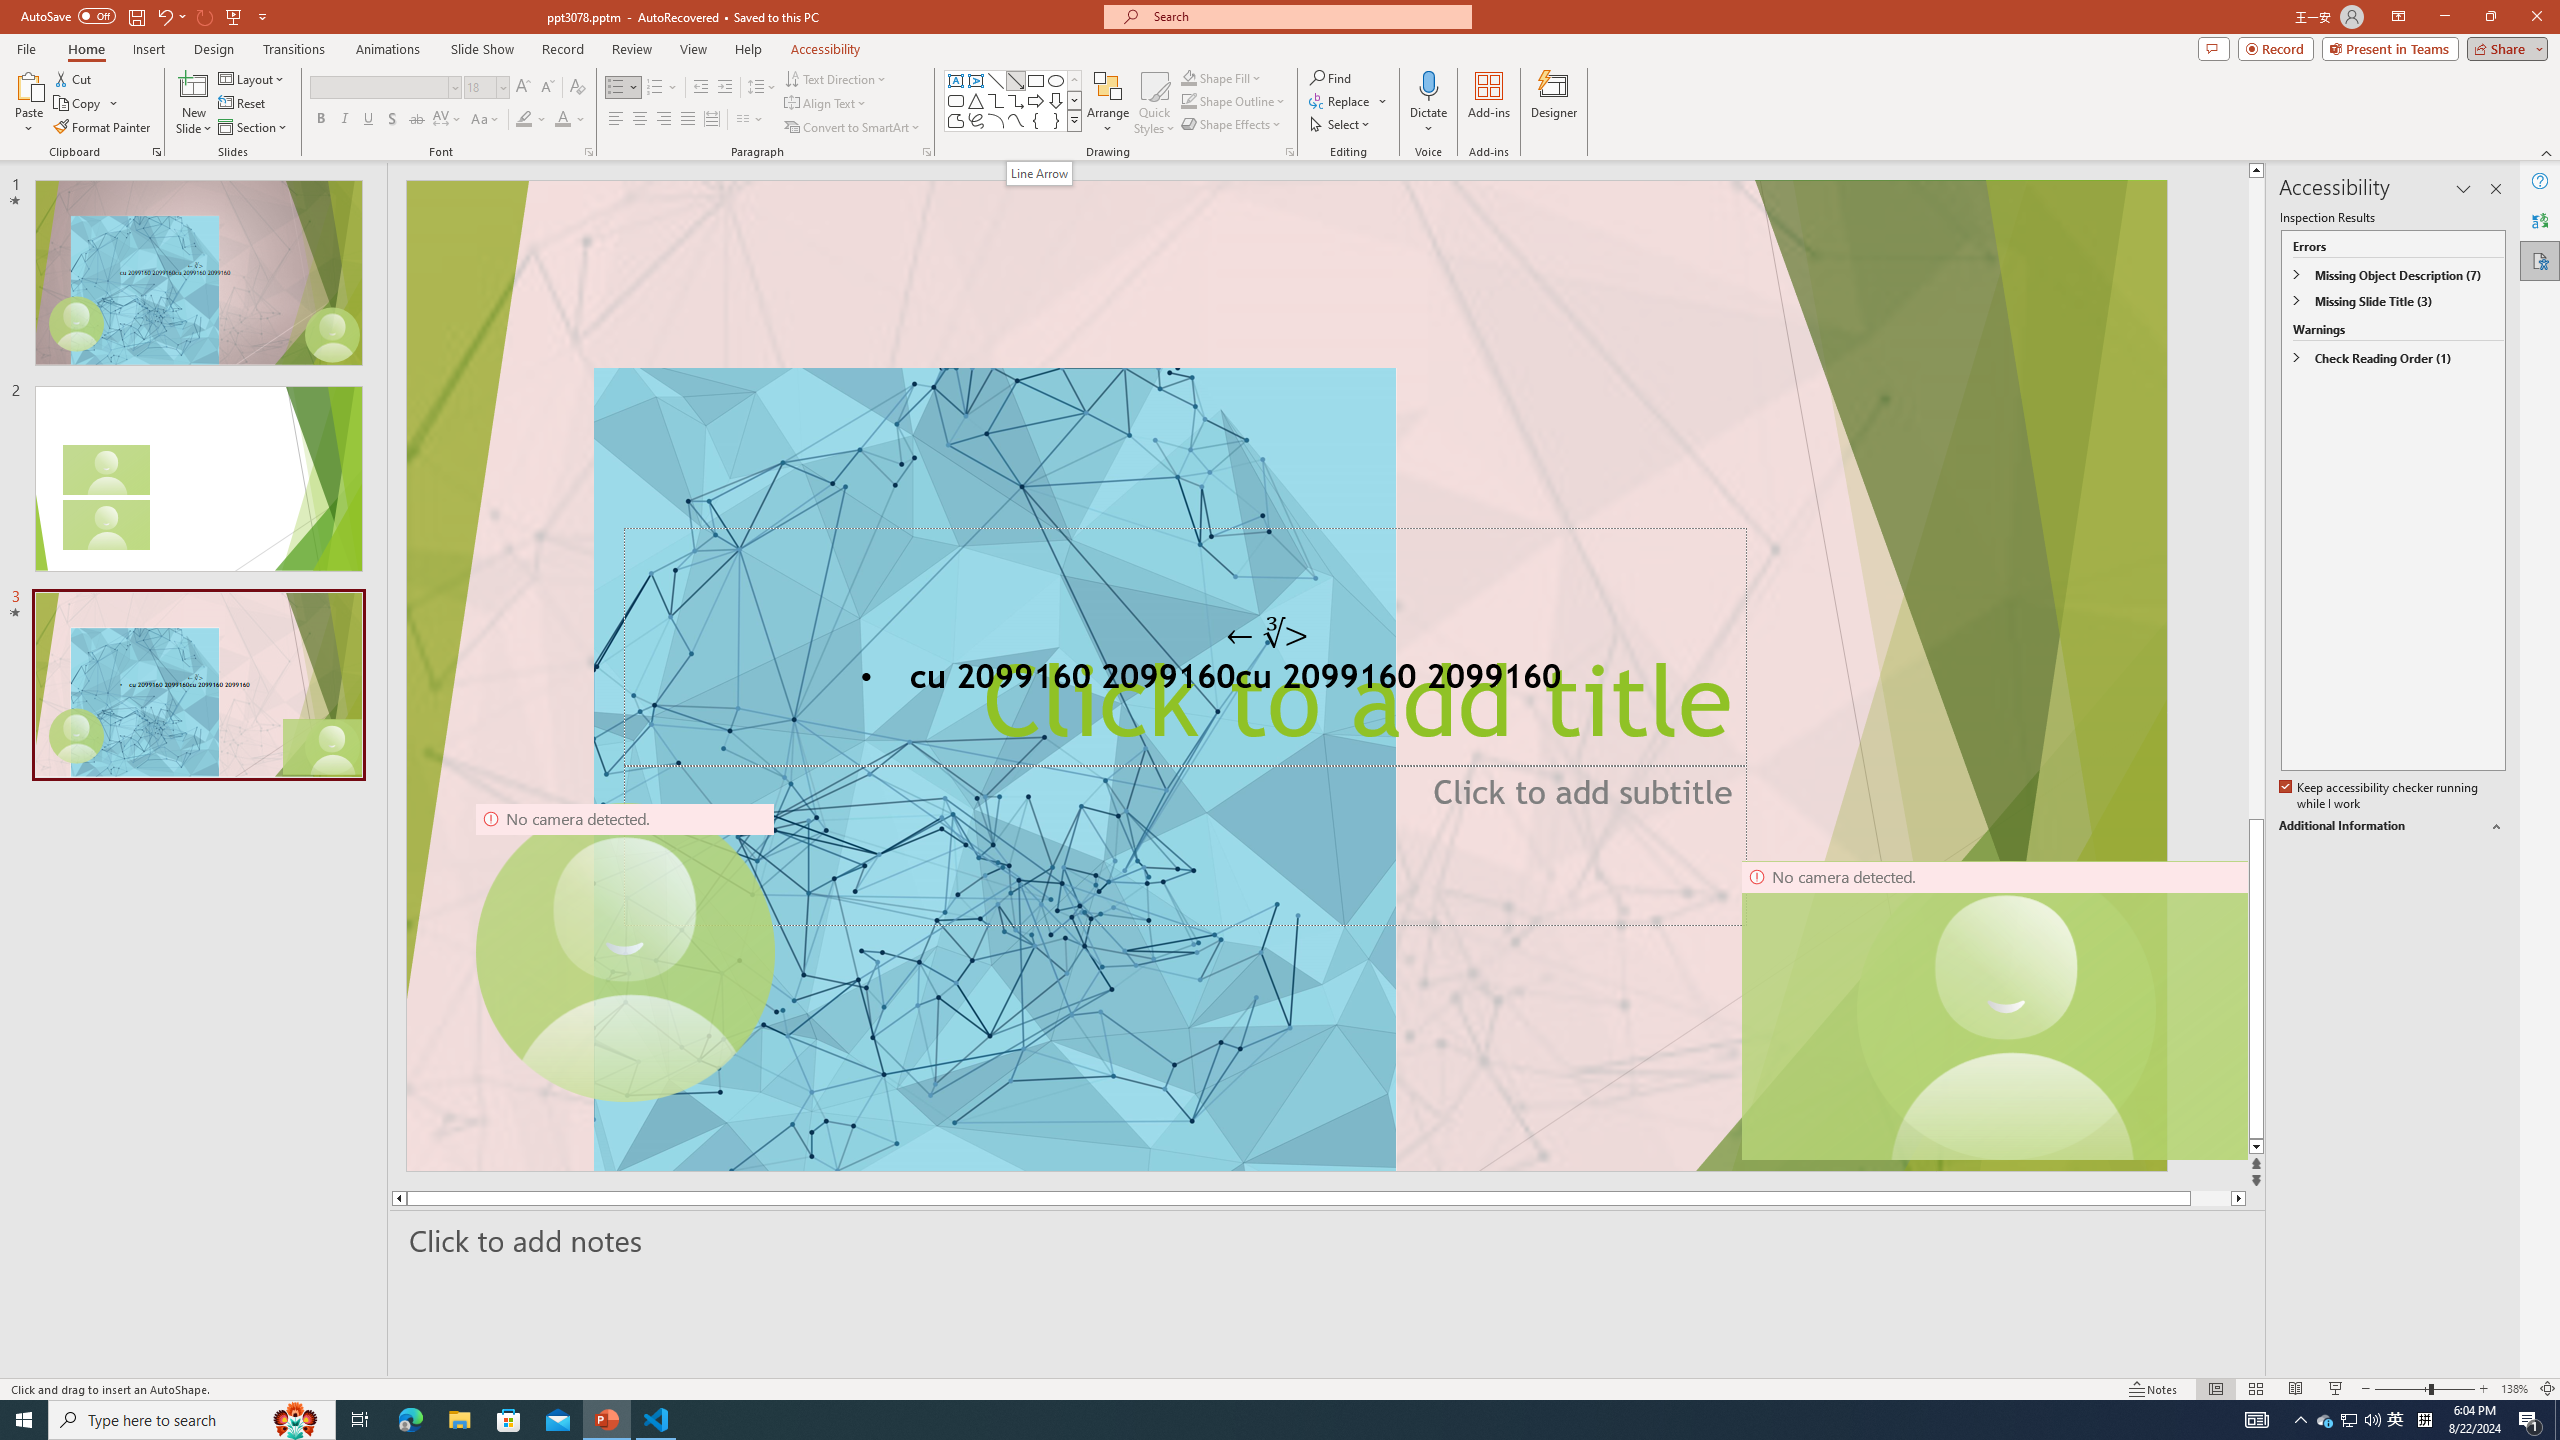 This screenshot has width=2560, height=1440. What do you see at coordinates (1055, 119) in the screenshot?
I see `'Right Brace'` at bounding box center [1055, 119].